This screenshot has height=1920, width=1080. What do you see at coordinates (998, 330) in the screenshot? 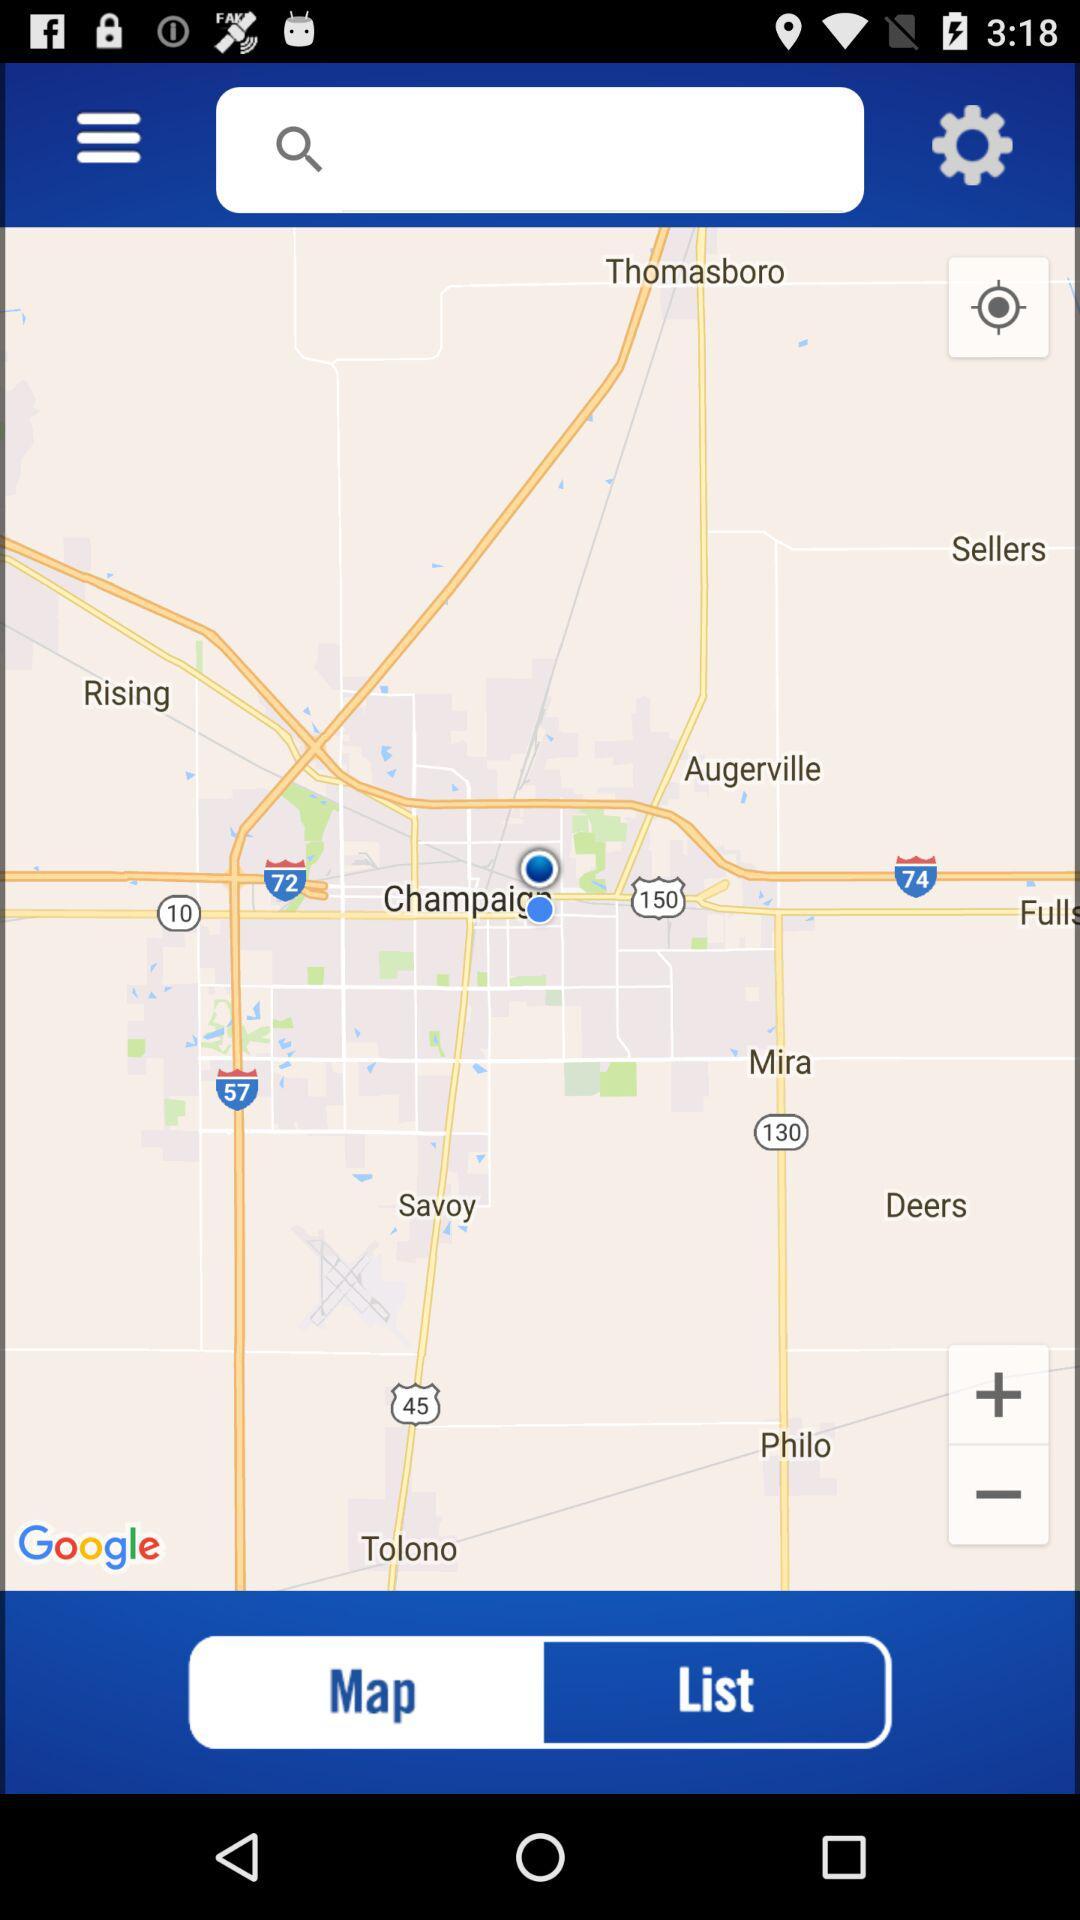
I see `the location_crosshair icon` at bounding box center [998, 330].